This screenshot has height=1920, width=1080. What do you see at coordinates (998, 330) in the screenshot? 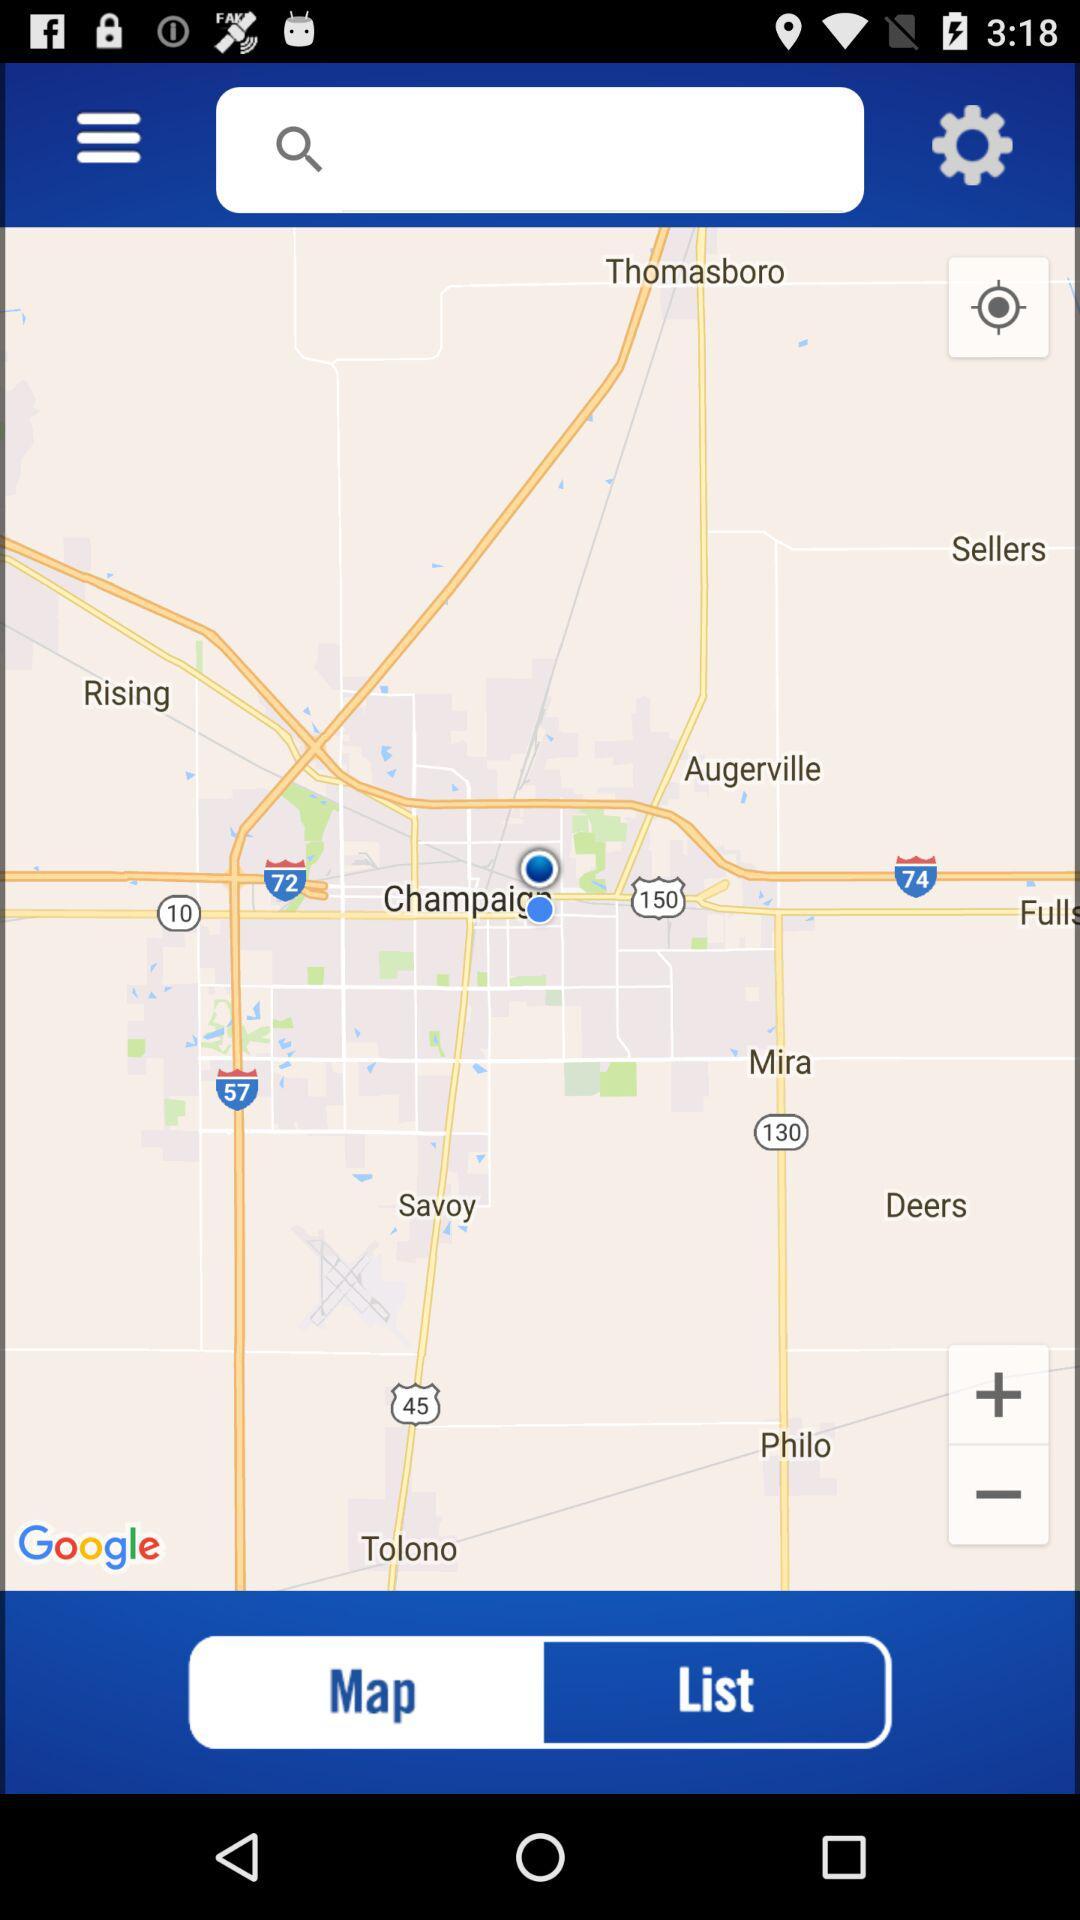
I see `the location_crosshair icon` at bounding box center [998, 330].